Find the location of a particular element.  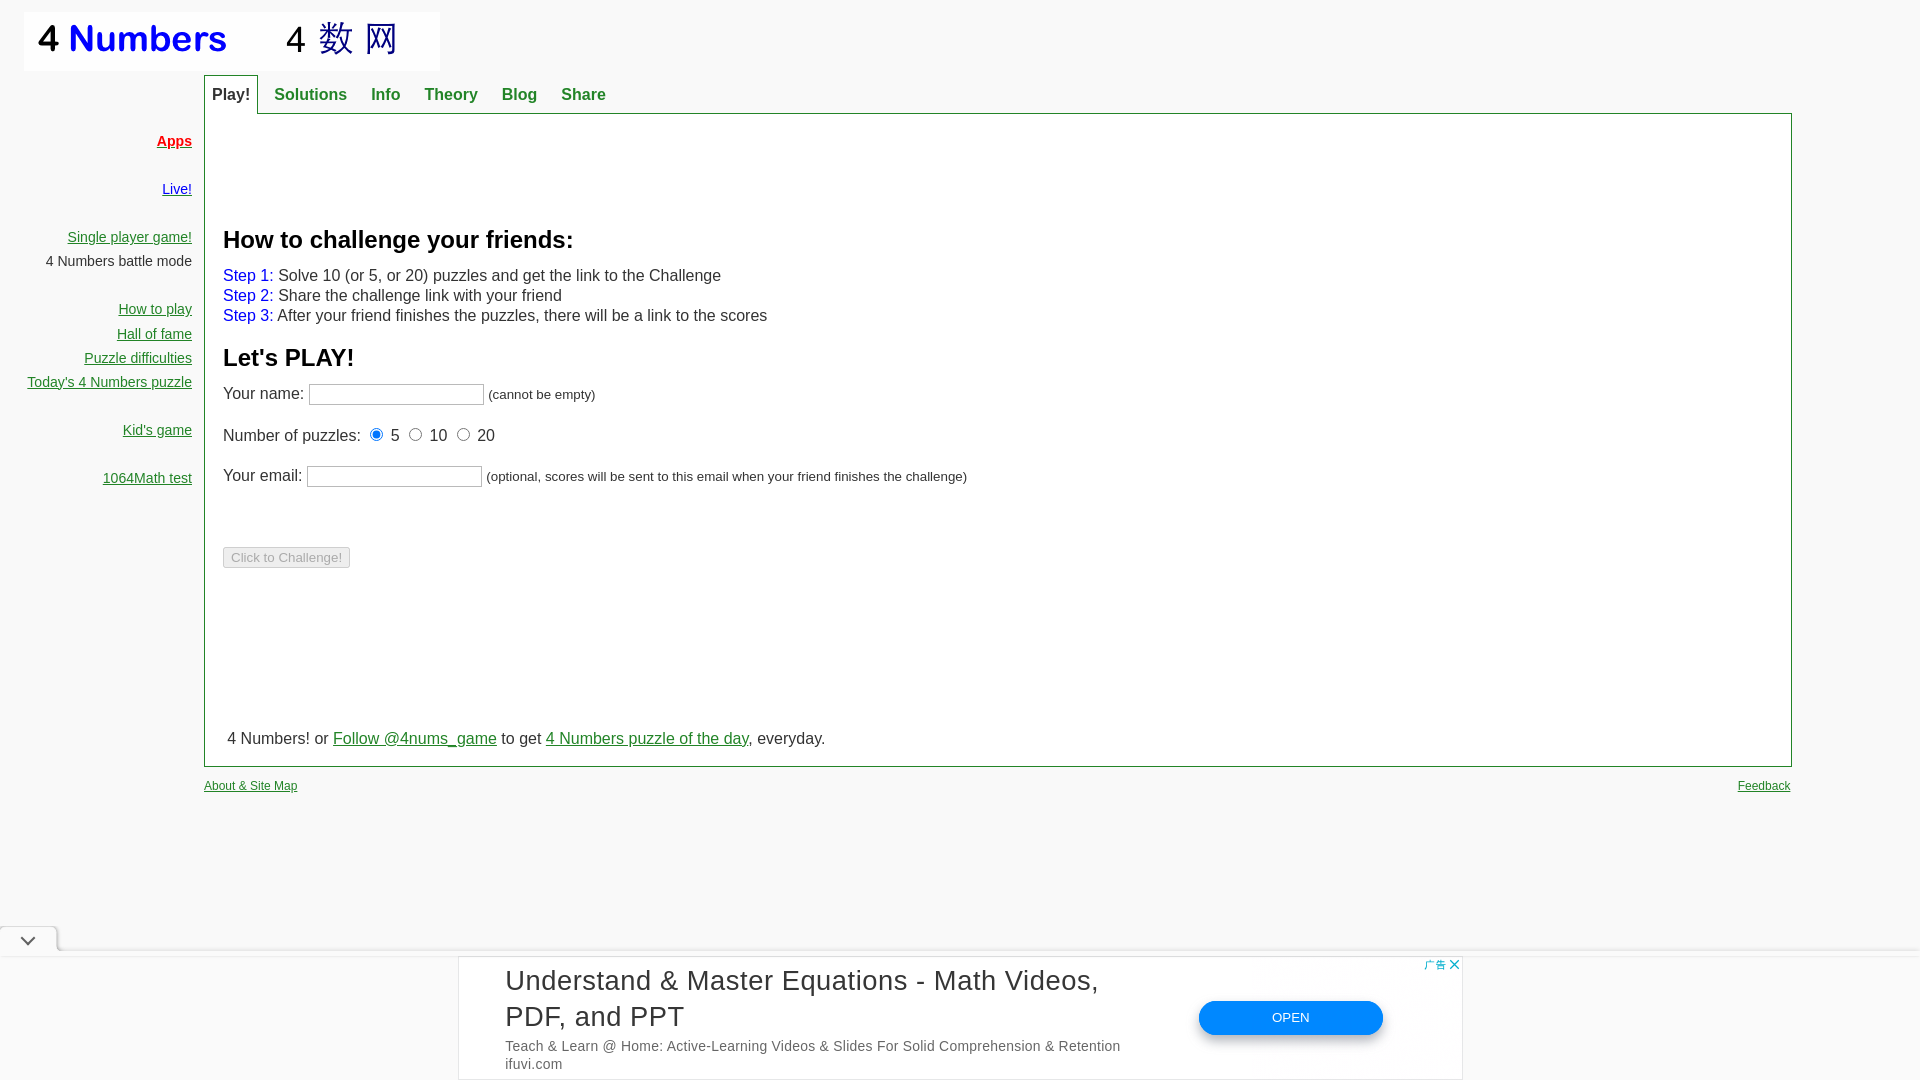

'Blog' is located at coordinates (519, 95).